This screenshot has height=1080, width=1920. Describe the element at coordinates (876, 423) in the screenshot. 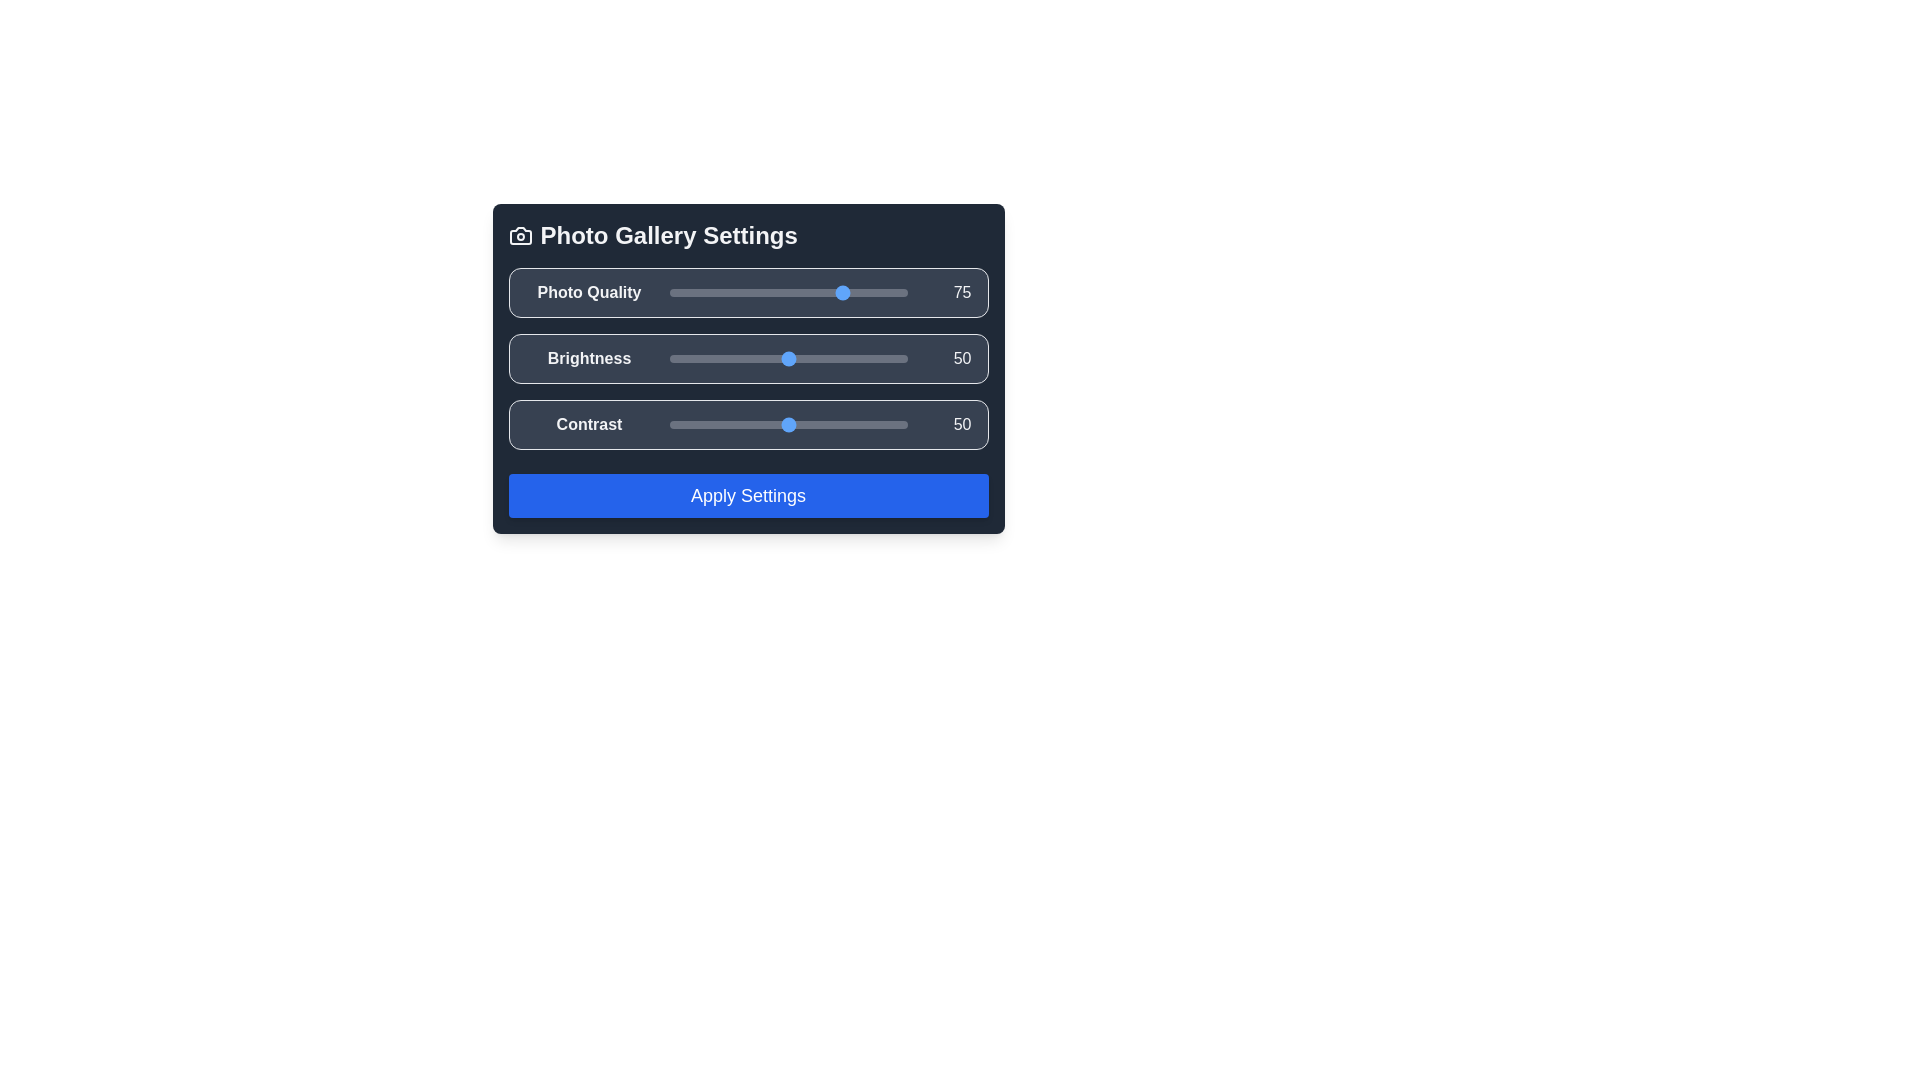

I see `the contrast level` at that location.